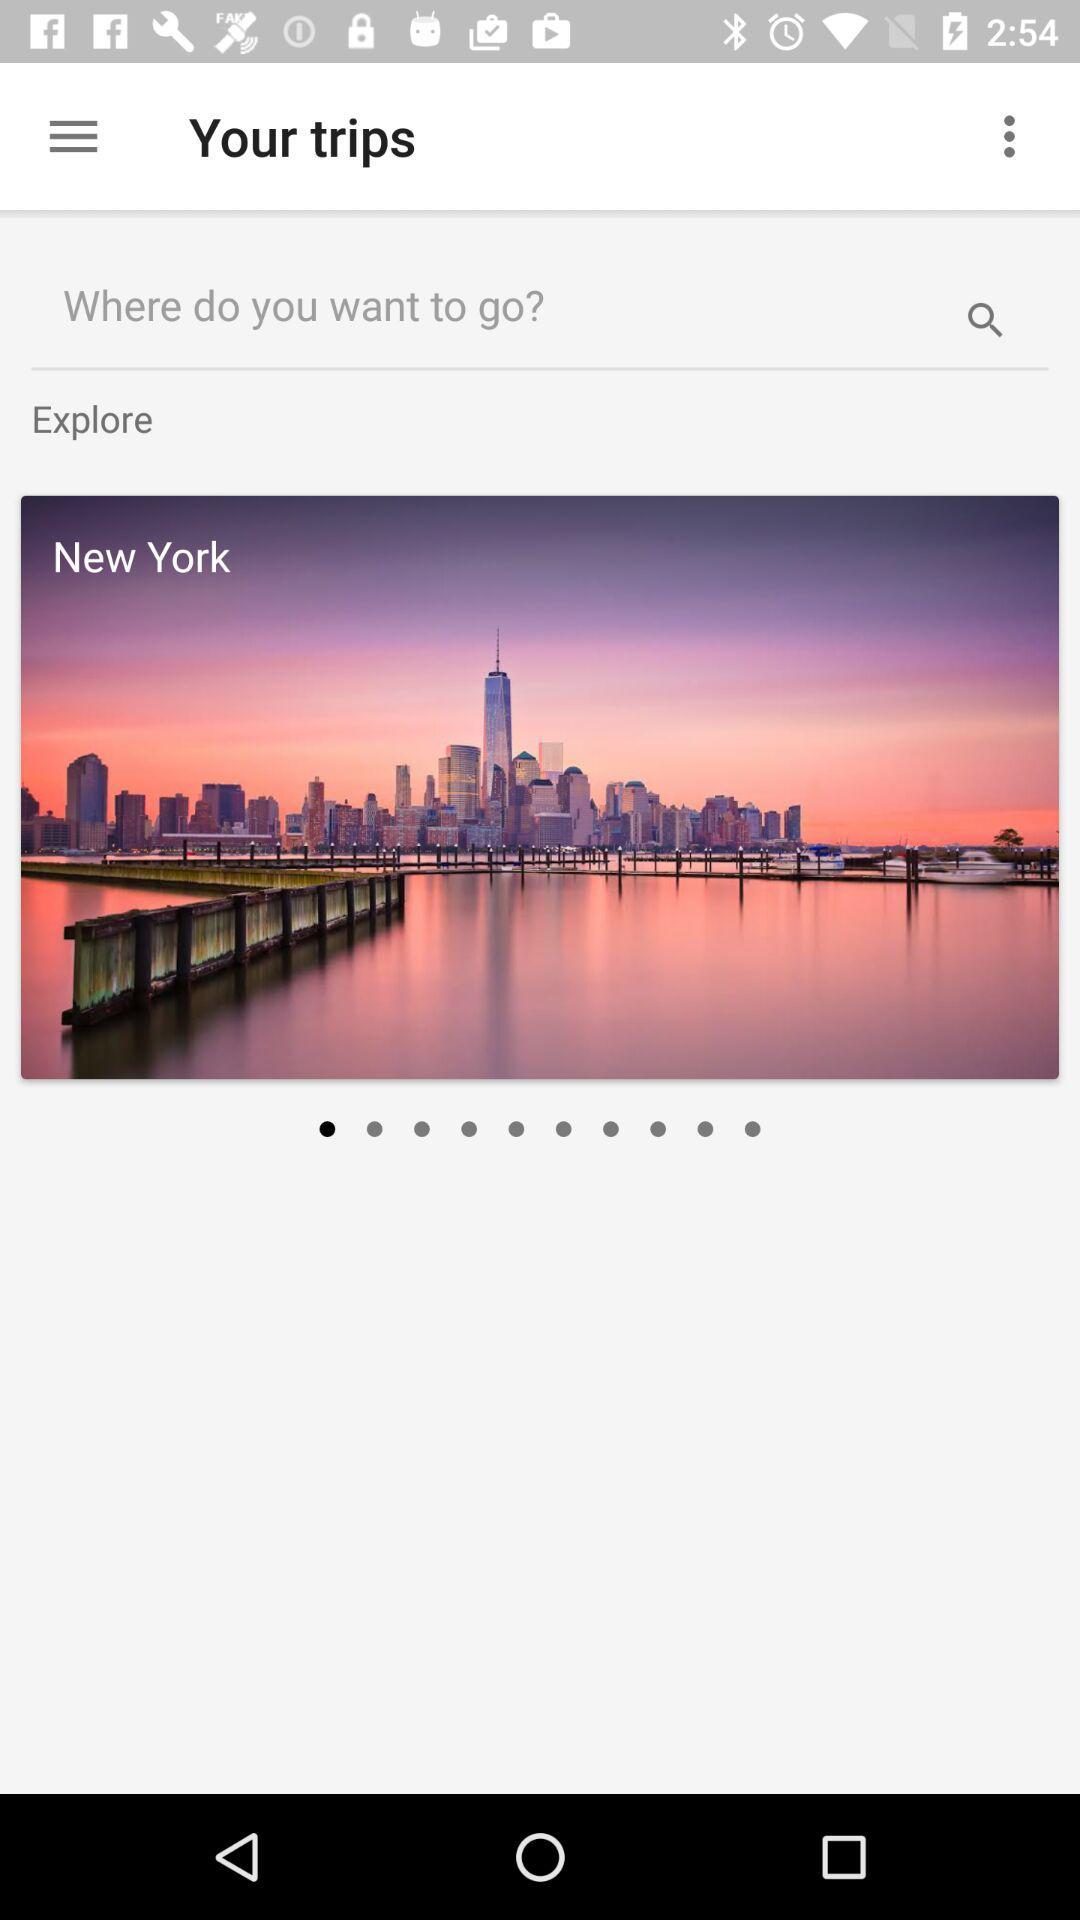 The width and height of the screenshot is (1080, 1920). Describe the element at coordinates (752, 1129) in the screenshot. I see `icon on the right` at that location.